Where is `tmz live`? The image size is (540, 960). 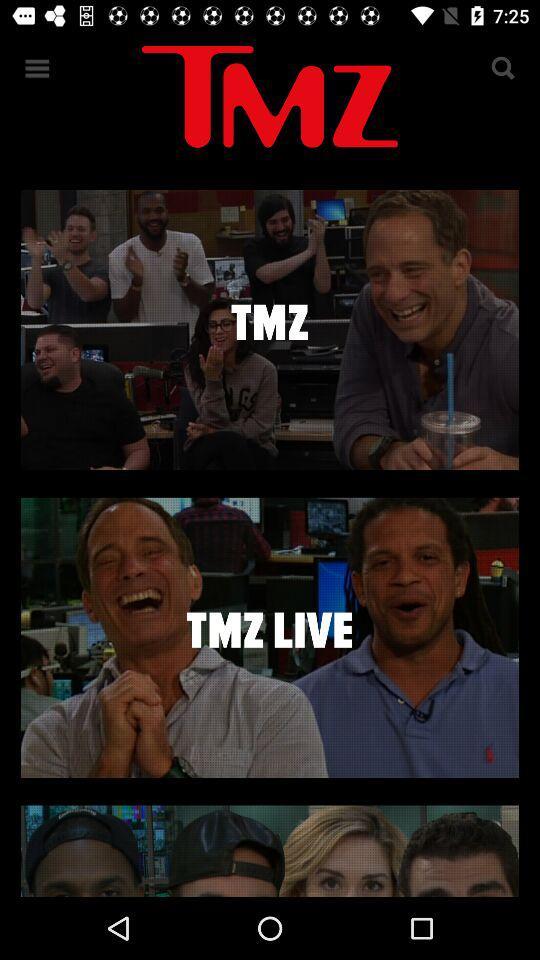 tmz live is located at coordinates (270, 636).